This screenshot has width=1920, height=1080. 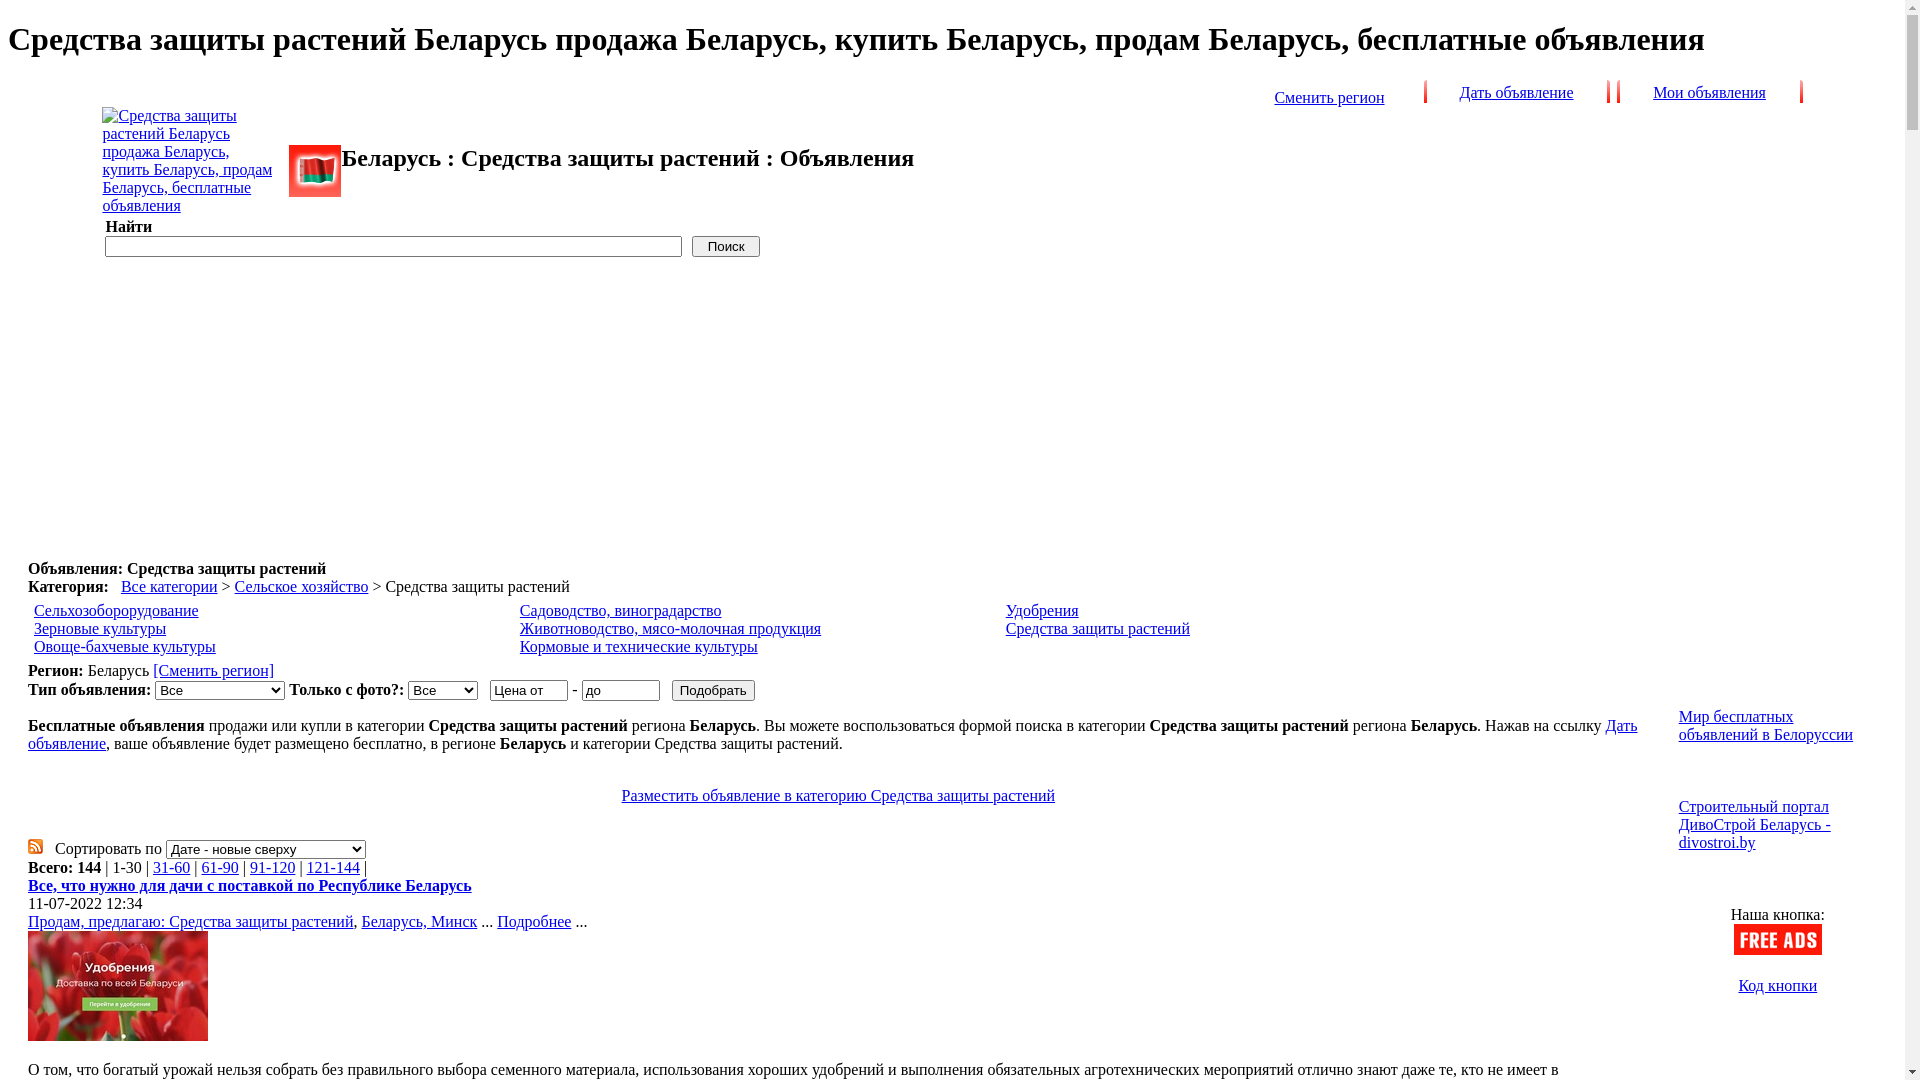 What do you see at coordinates (271, 866) in the screenshot?
I see `'91-120'` at bounding box center [271, 866].